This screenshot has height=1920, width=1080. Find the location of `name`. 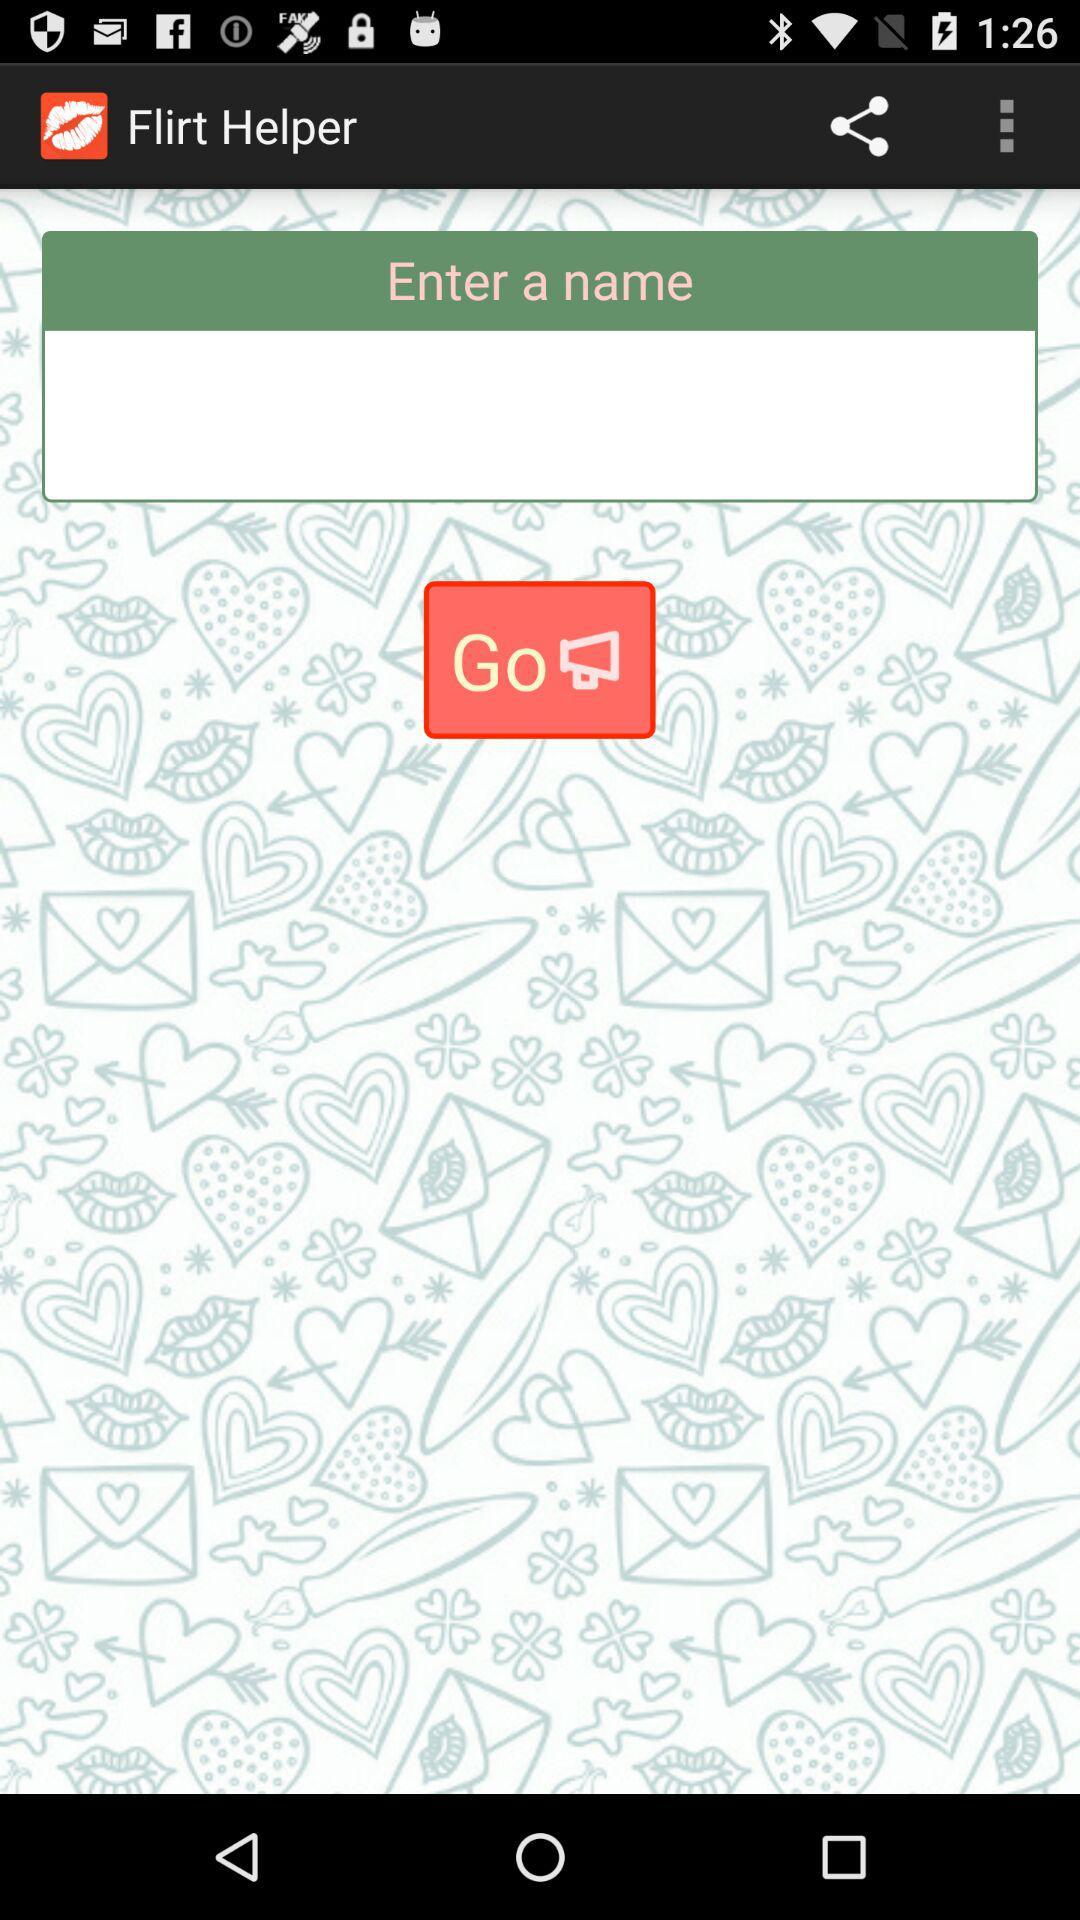

name is located at coordinates (540, 414).